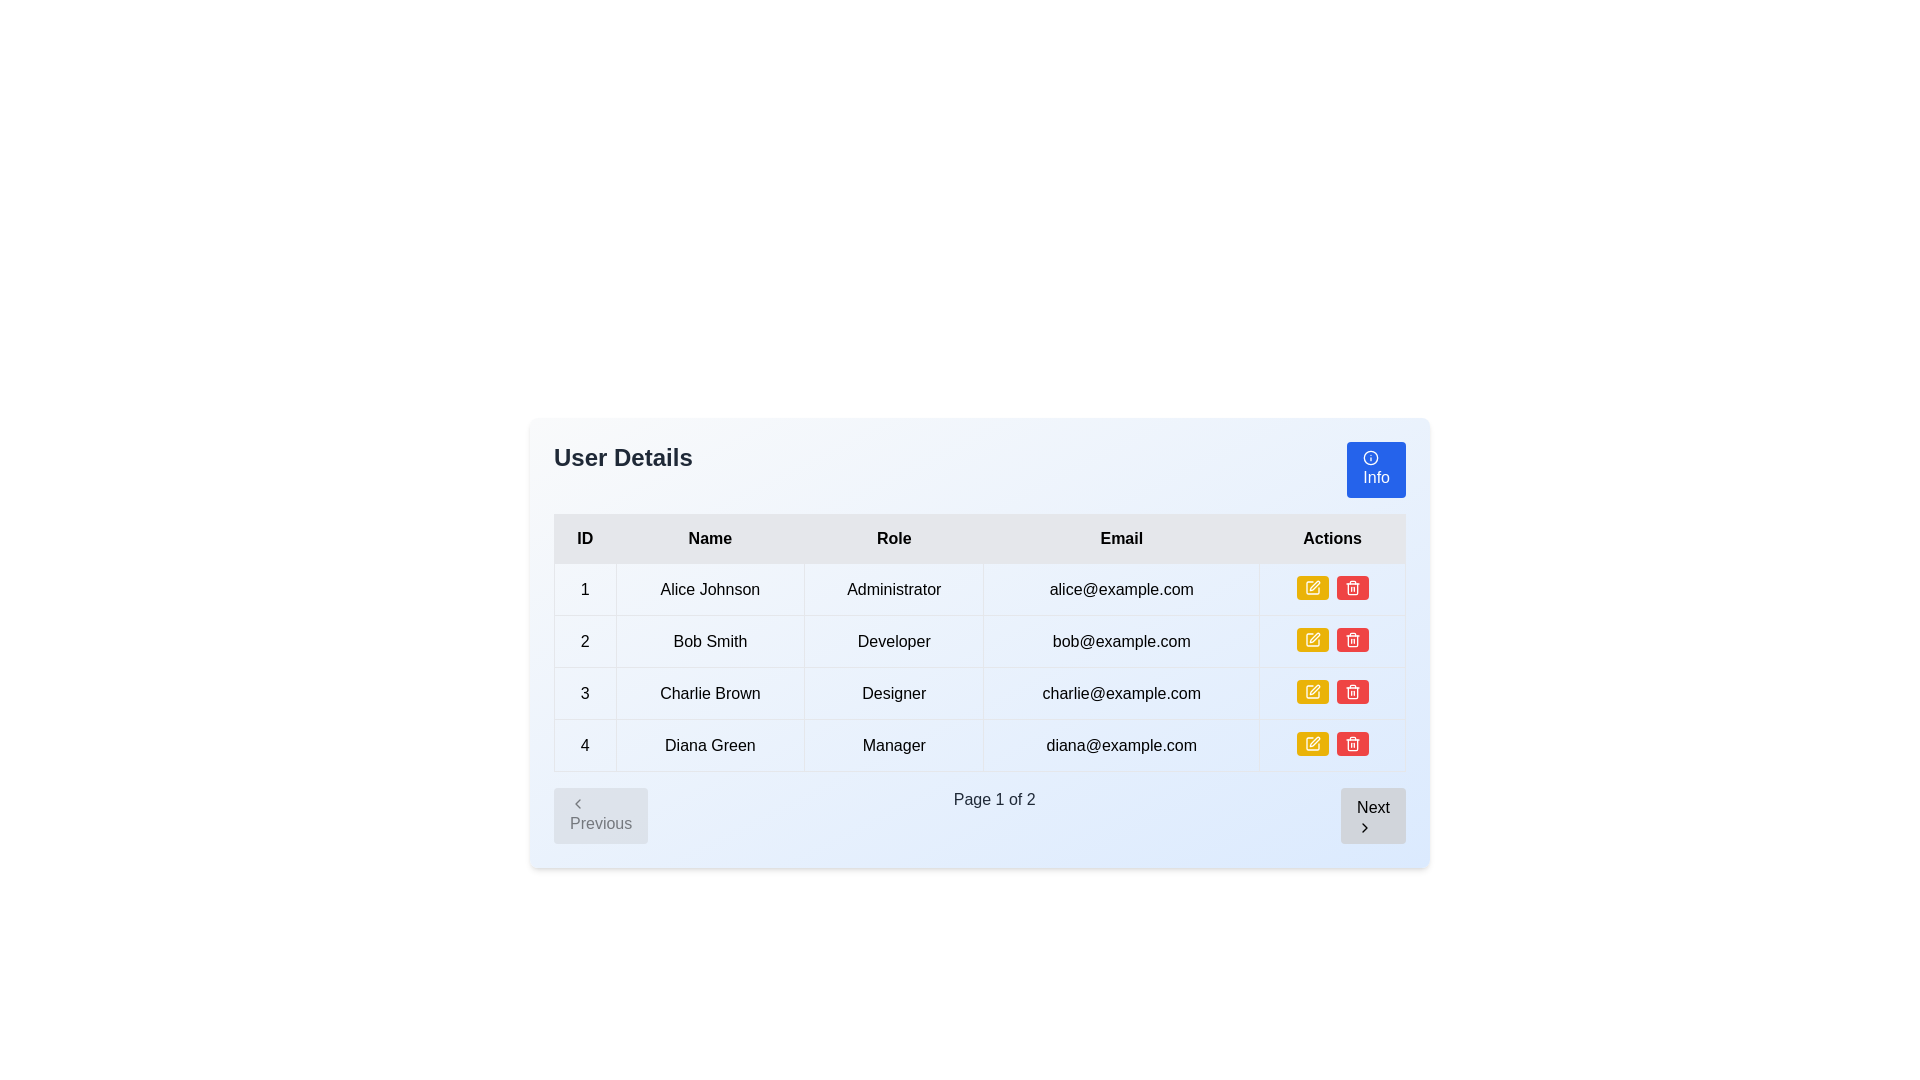 This screenshot has height=1080, width=1920. Describe the element at coordinates (600, 816) in the screenshot. I see `the 'Previous' button with a light gray background and a left-pointing chevron, which is currently in a disabled state` at that location.